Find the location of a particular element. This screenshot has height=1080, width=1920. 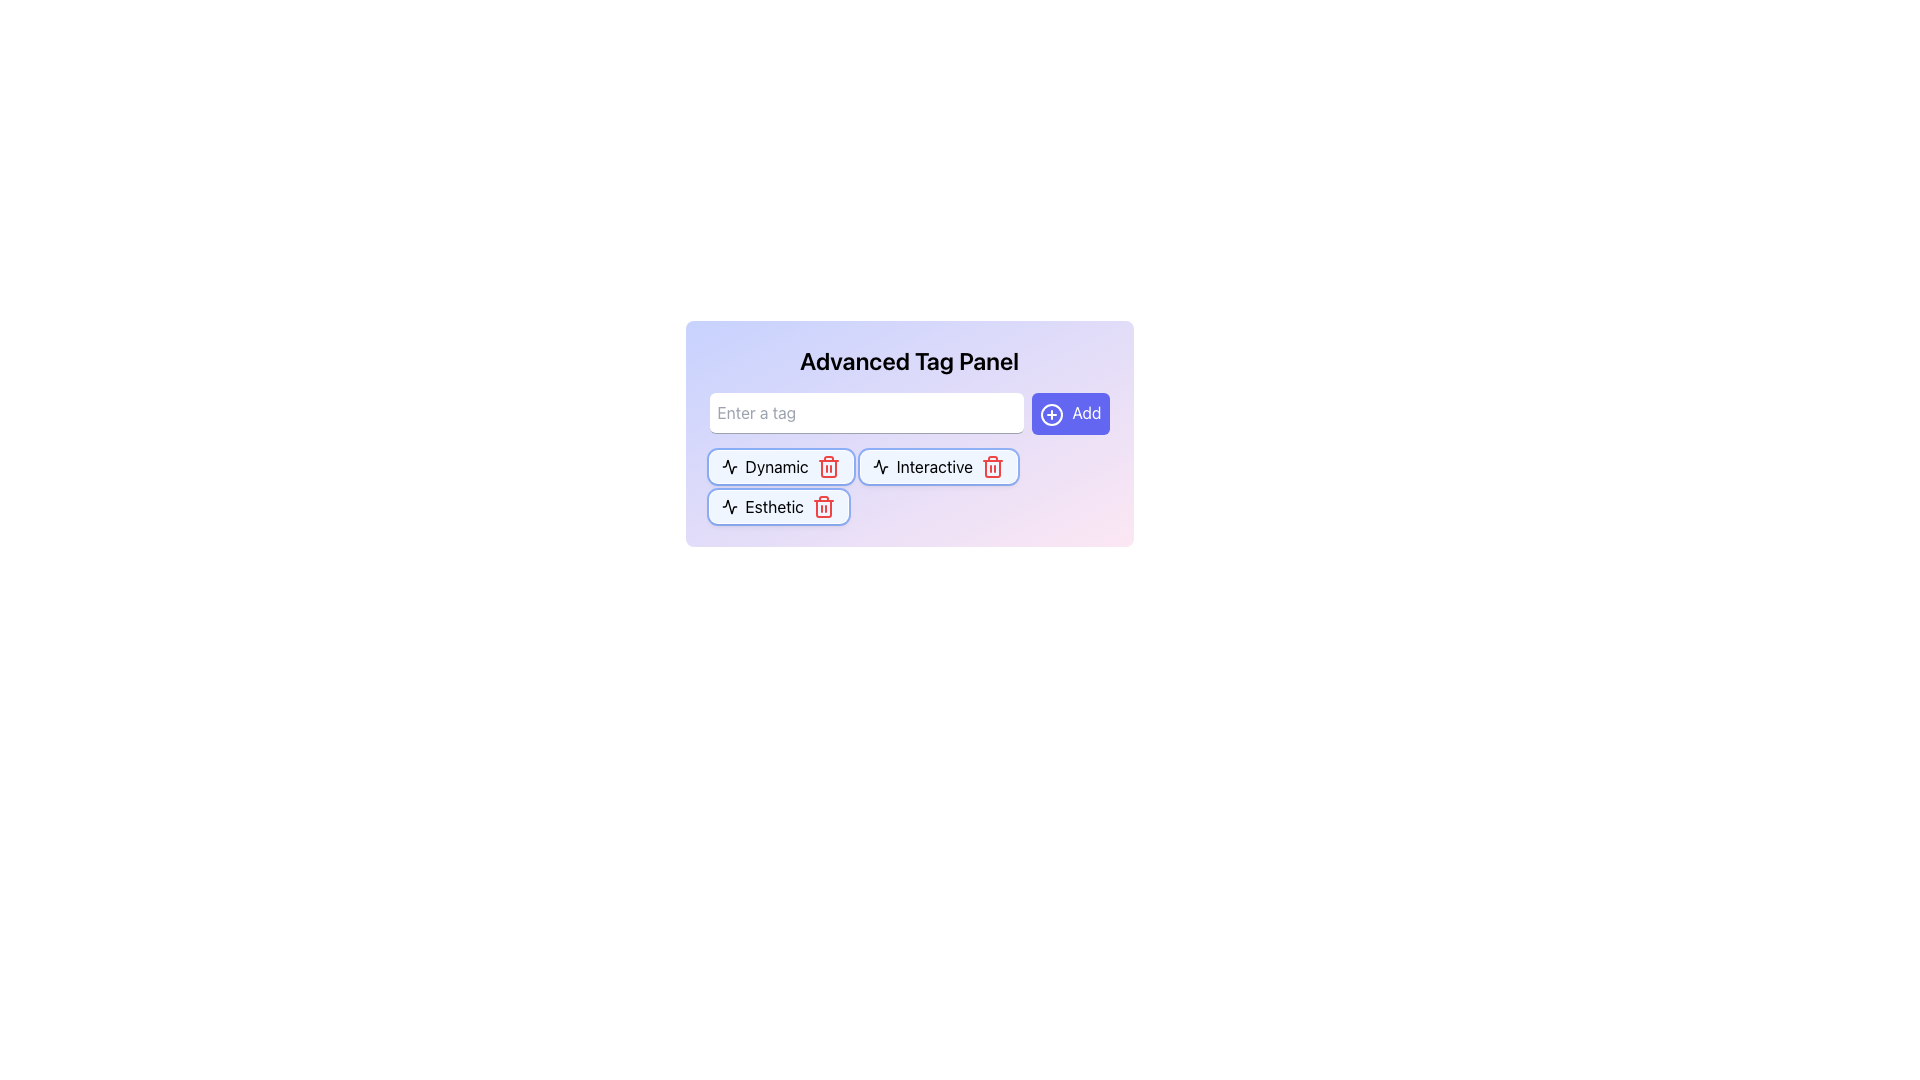

the circular 'Add' icon with a plus sign inside it, located in the top-right corner of the Advanced Tag Panel is located at coordinates (1051, 413).